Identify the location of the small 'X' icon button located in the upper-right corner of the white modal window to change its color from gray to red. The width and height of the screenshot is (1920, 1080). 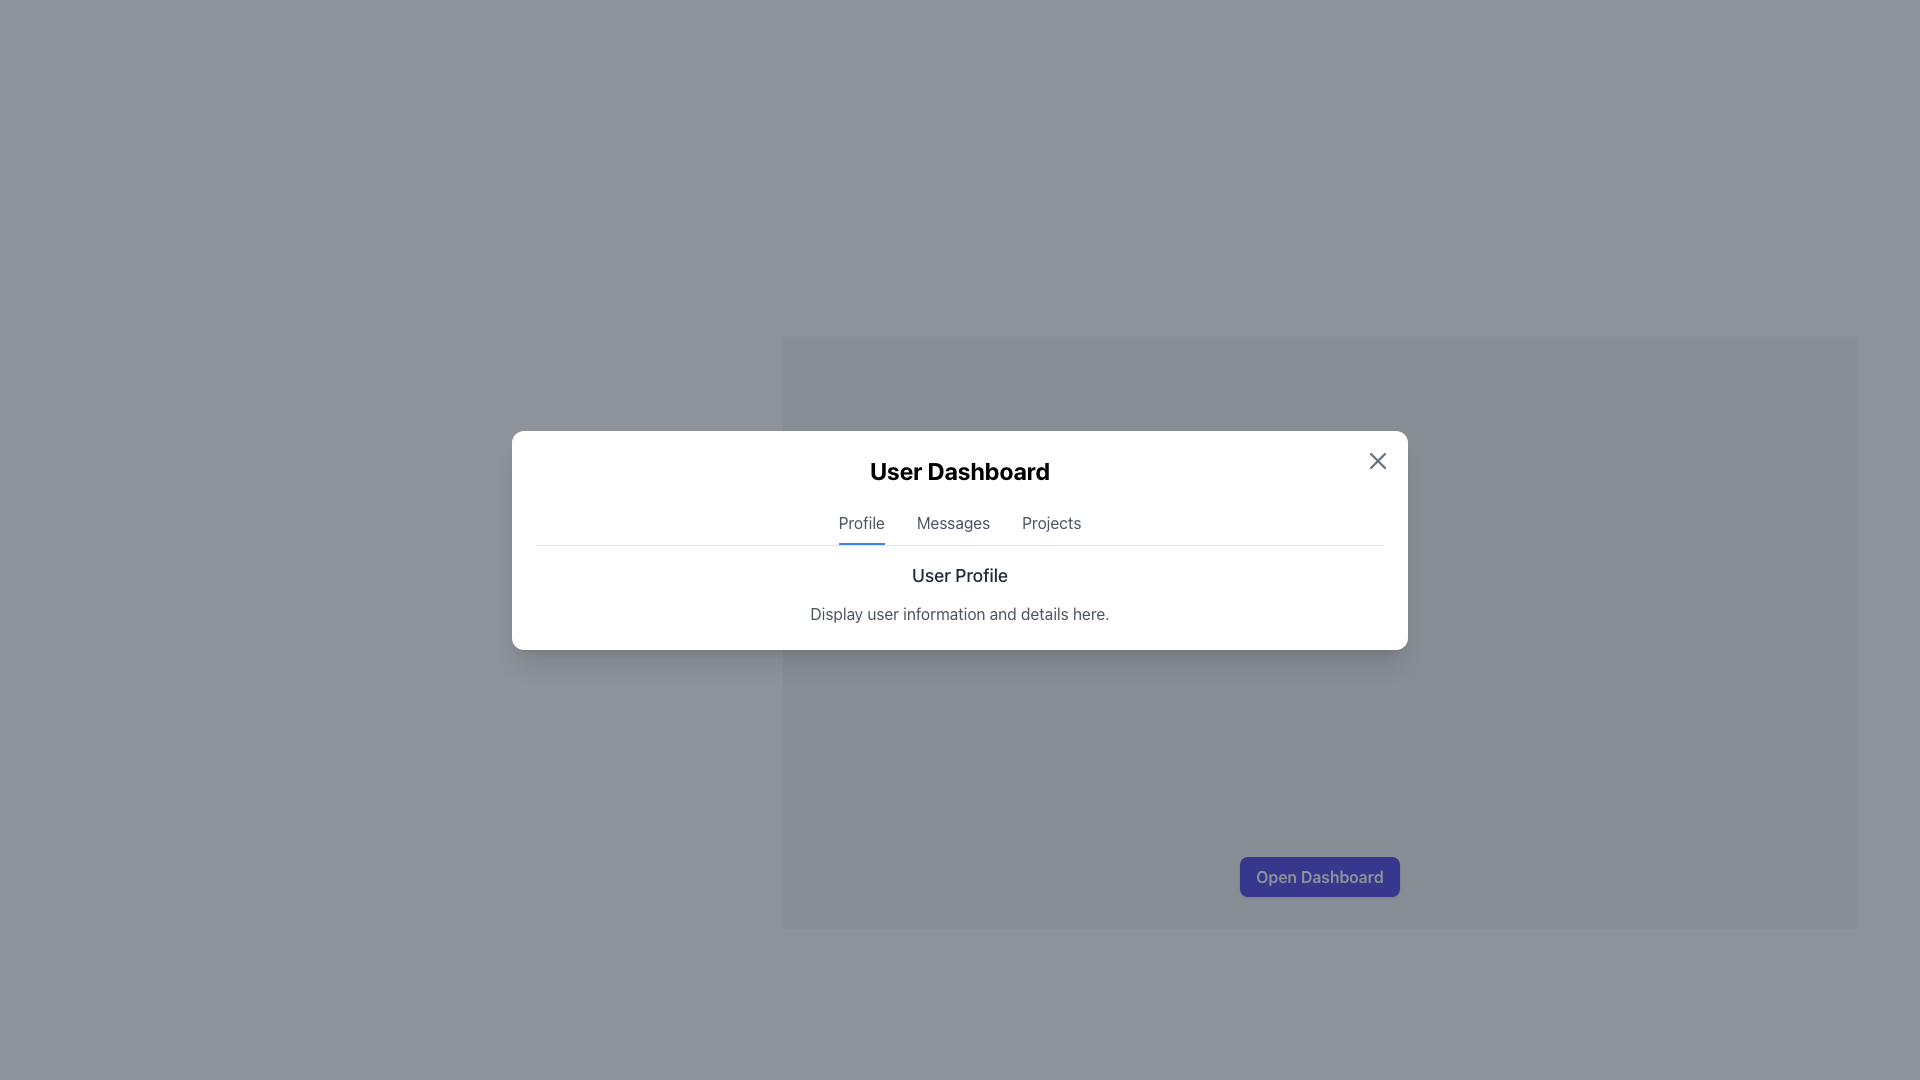
(1376, 460).